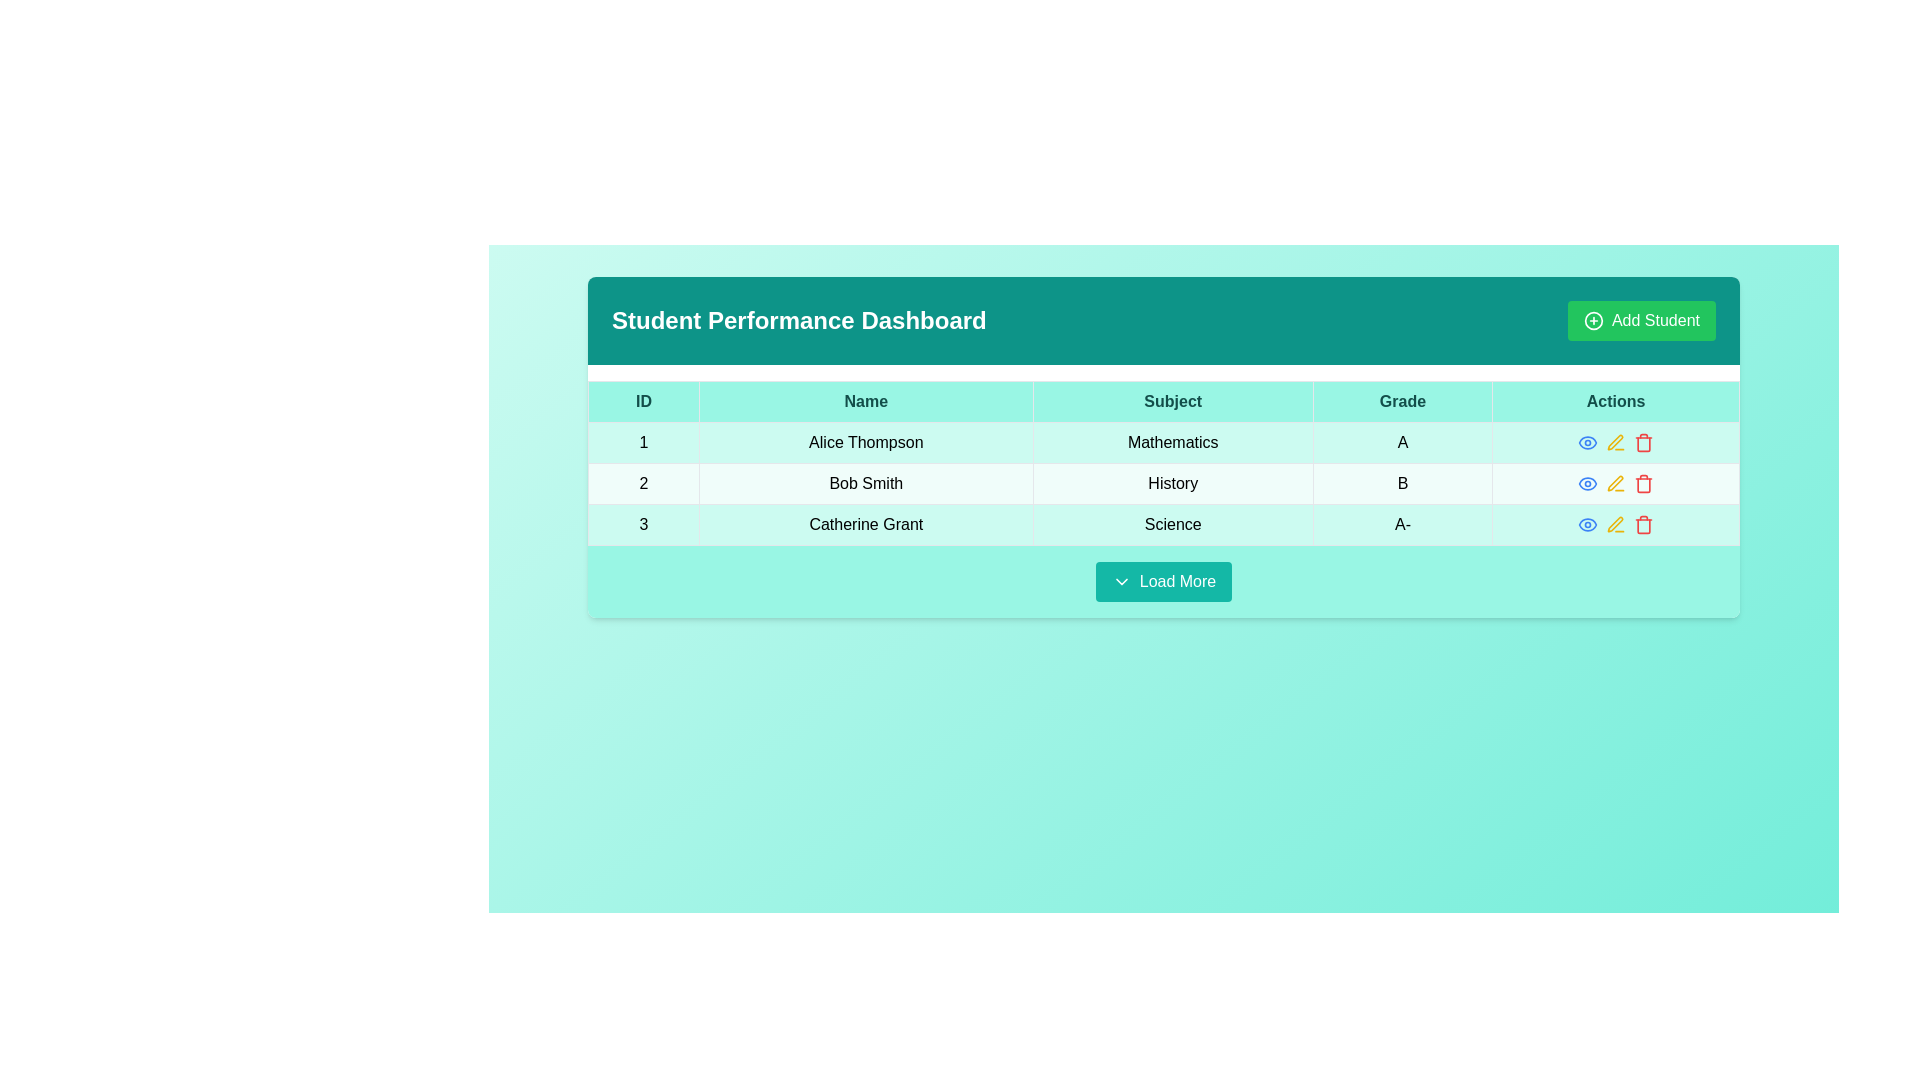 The height and width of the screenshot is (1080, 1920). Describe the element at coordinates (1616, 483) in the screenshot. I see `the yellow pencil icon in the 'Actions' column of the row for 'Bob Smith'` at that location.